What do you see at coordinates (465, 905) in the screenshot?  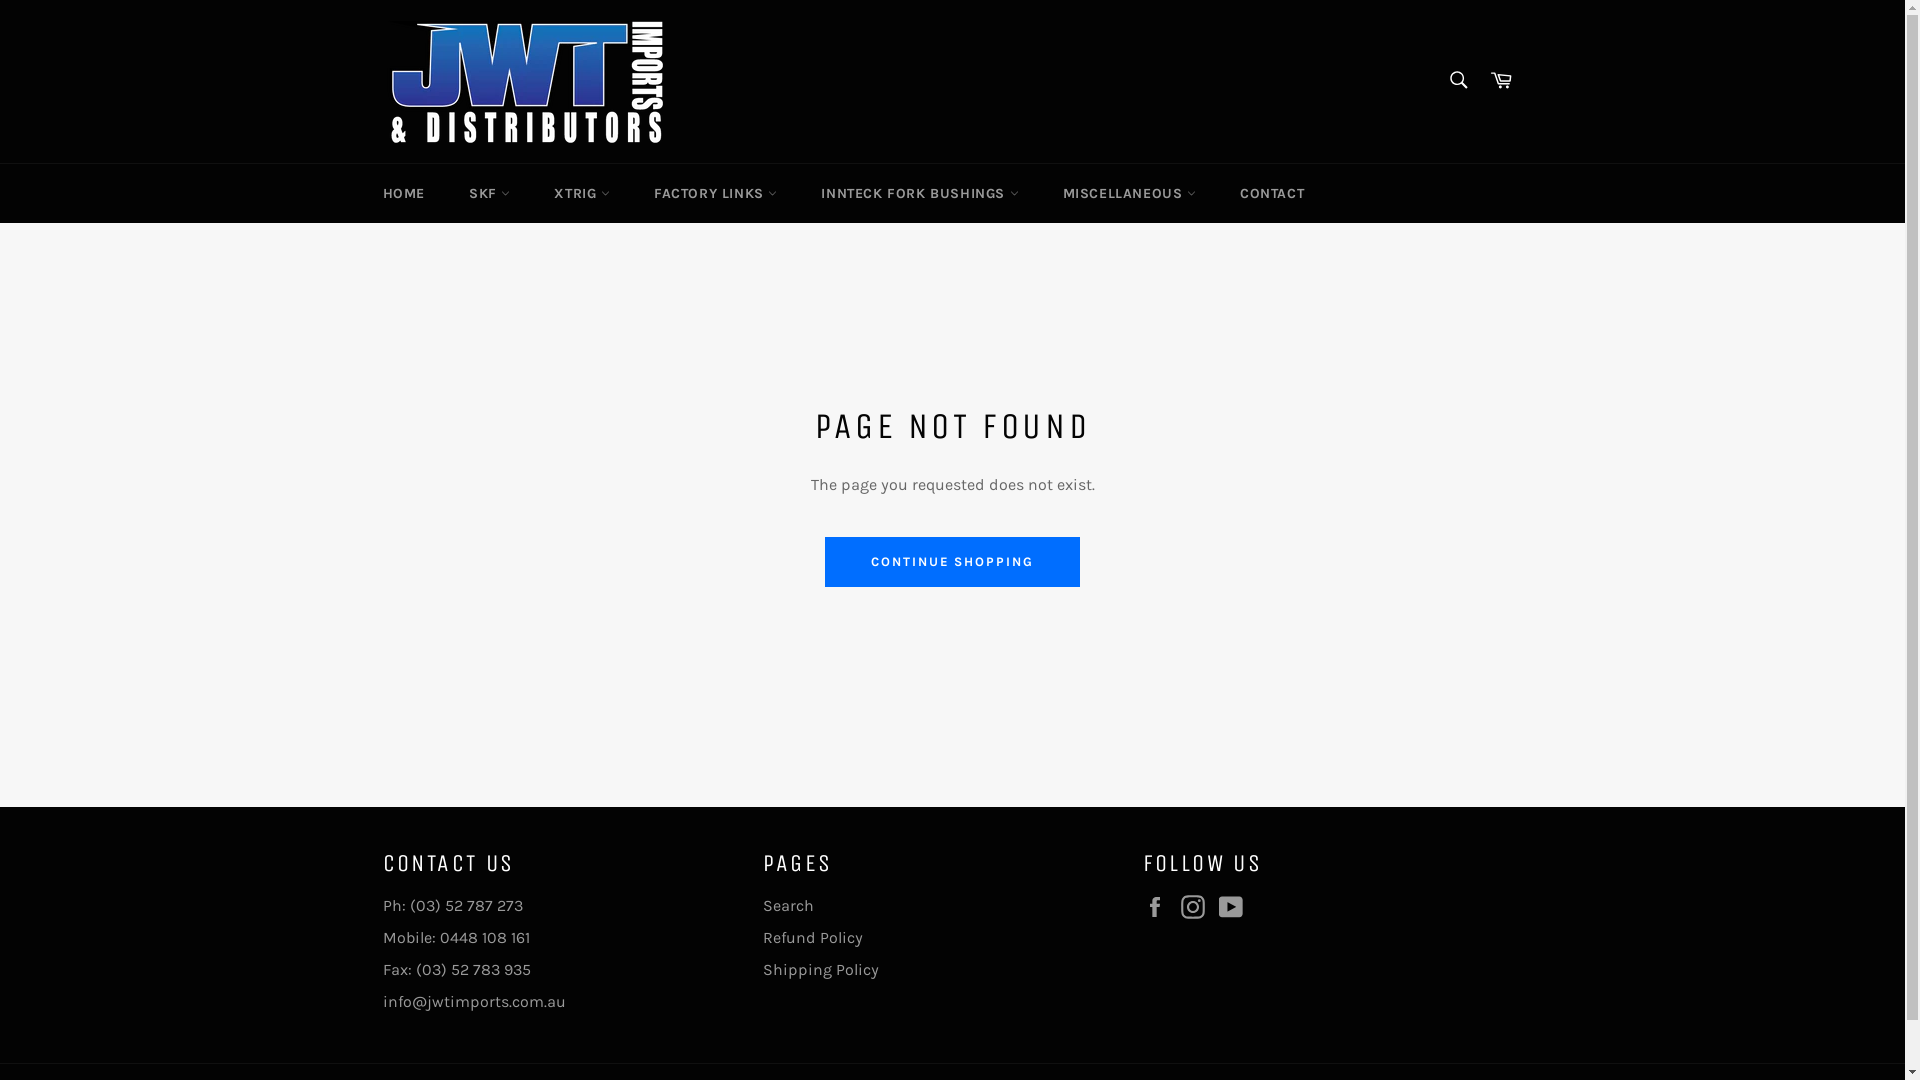 I see `'(03) 52 787 273'` at bounding box center [465, 905].